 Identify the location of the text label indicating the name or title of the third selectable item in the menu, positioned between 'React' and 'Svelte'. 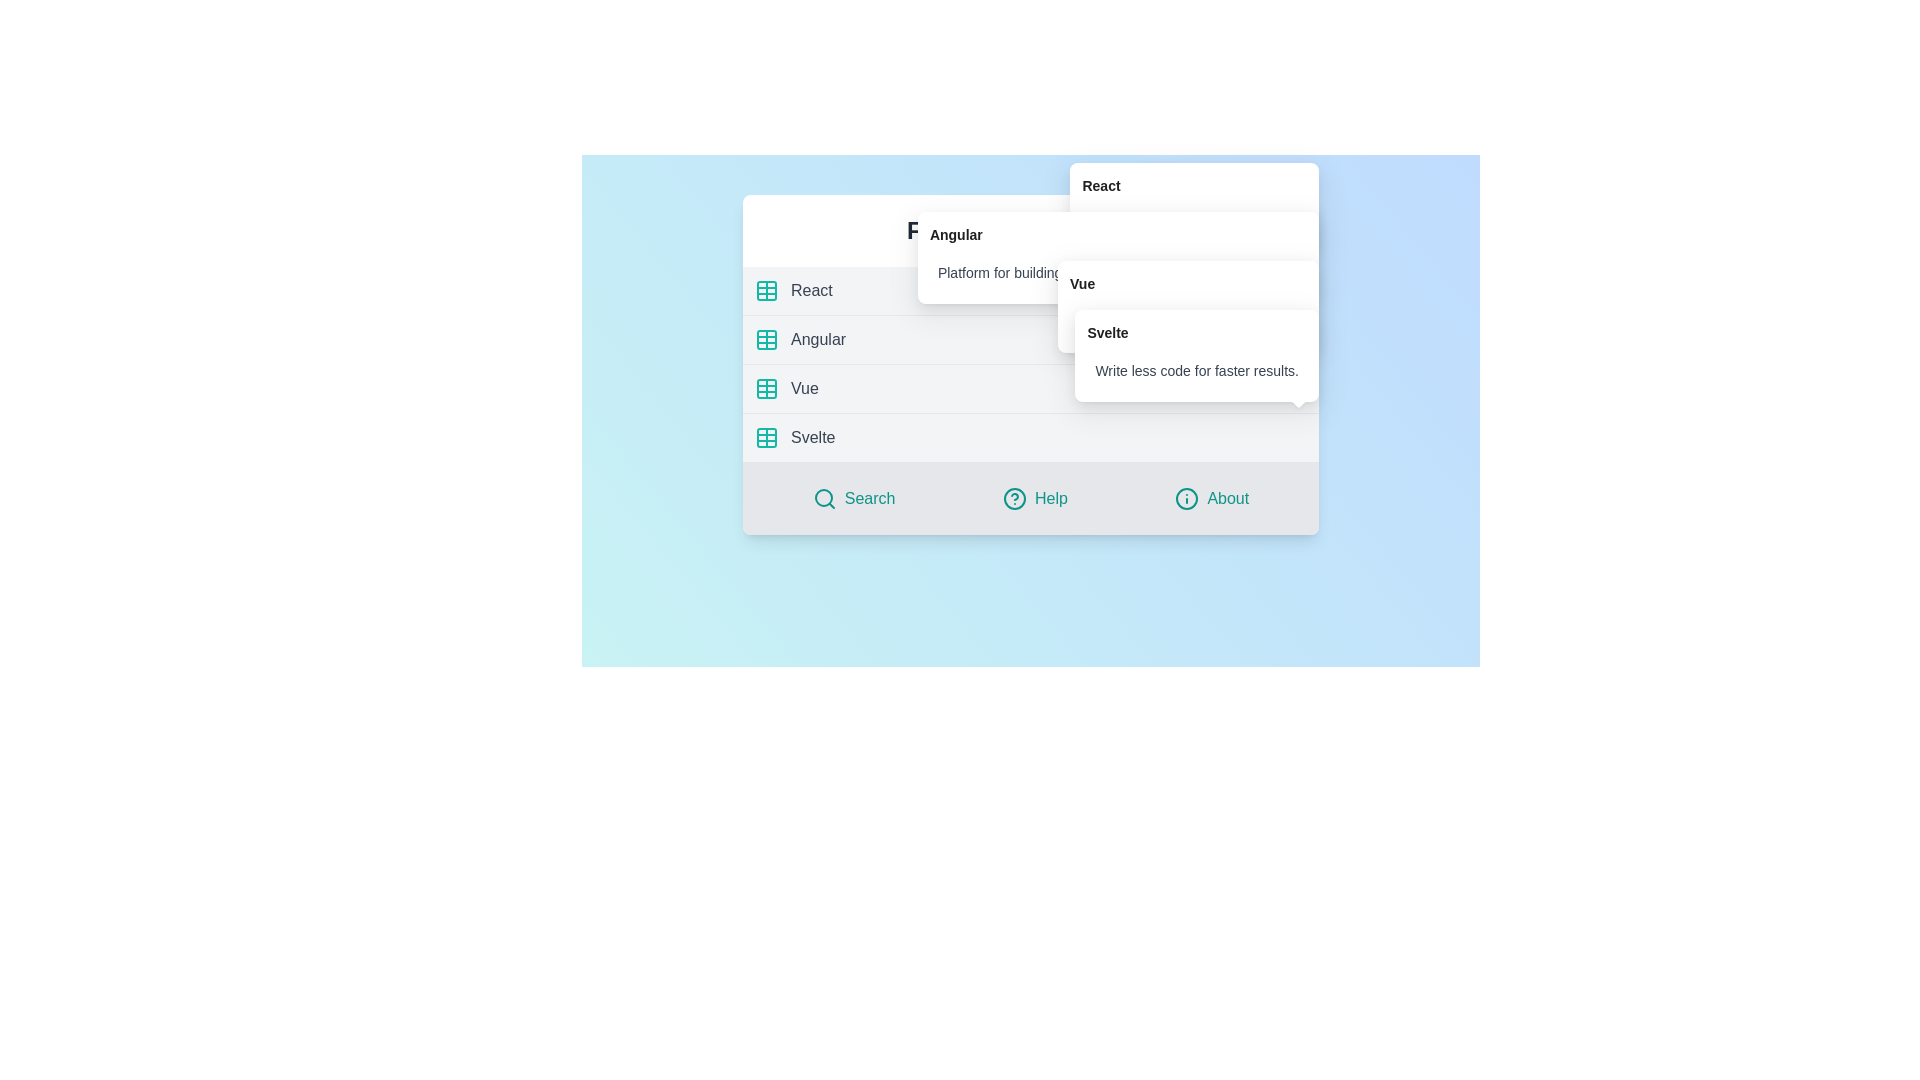
(804, 389).